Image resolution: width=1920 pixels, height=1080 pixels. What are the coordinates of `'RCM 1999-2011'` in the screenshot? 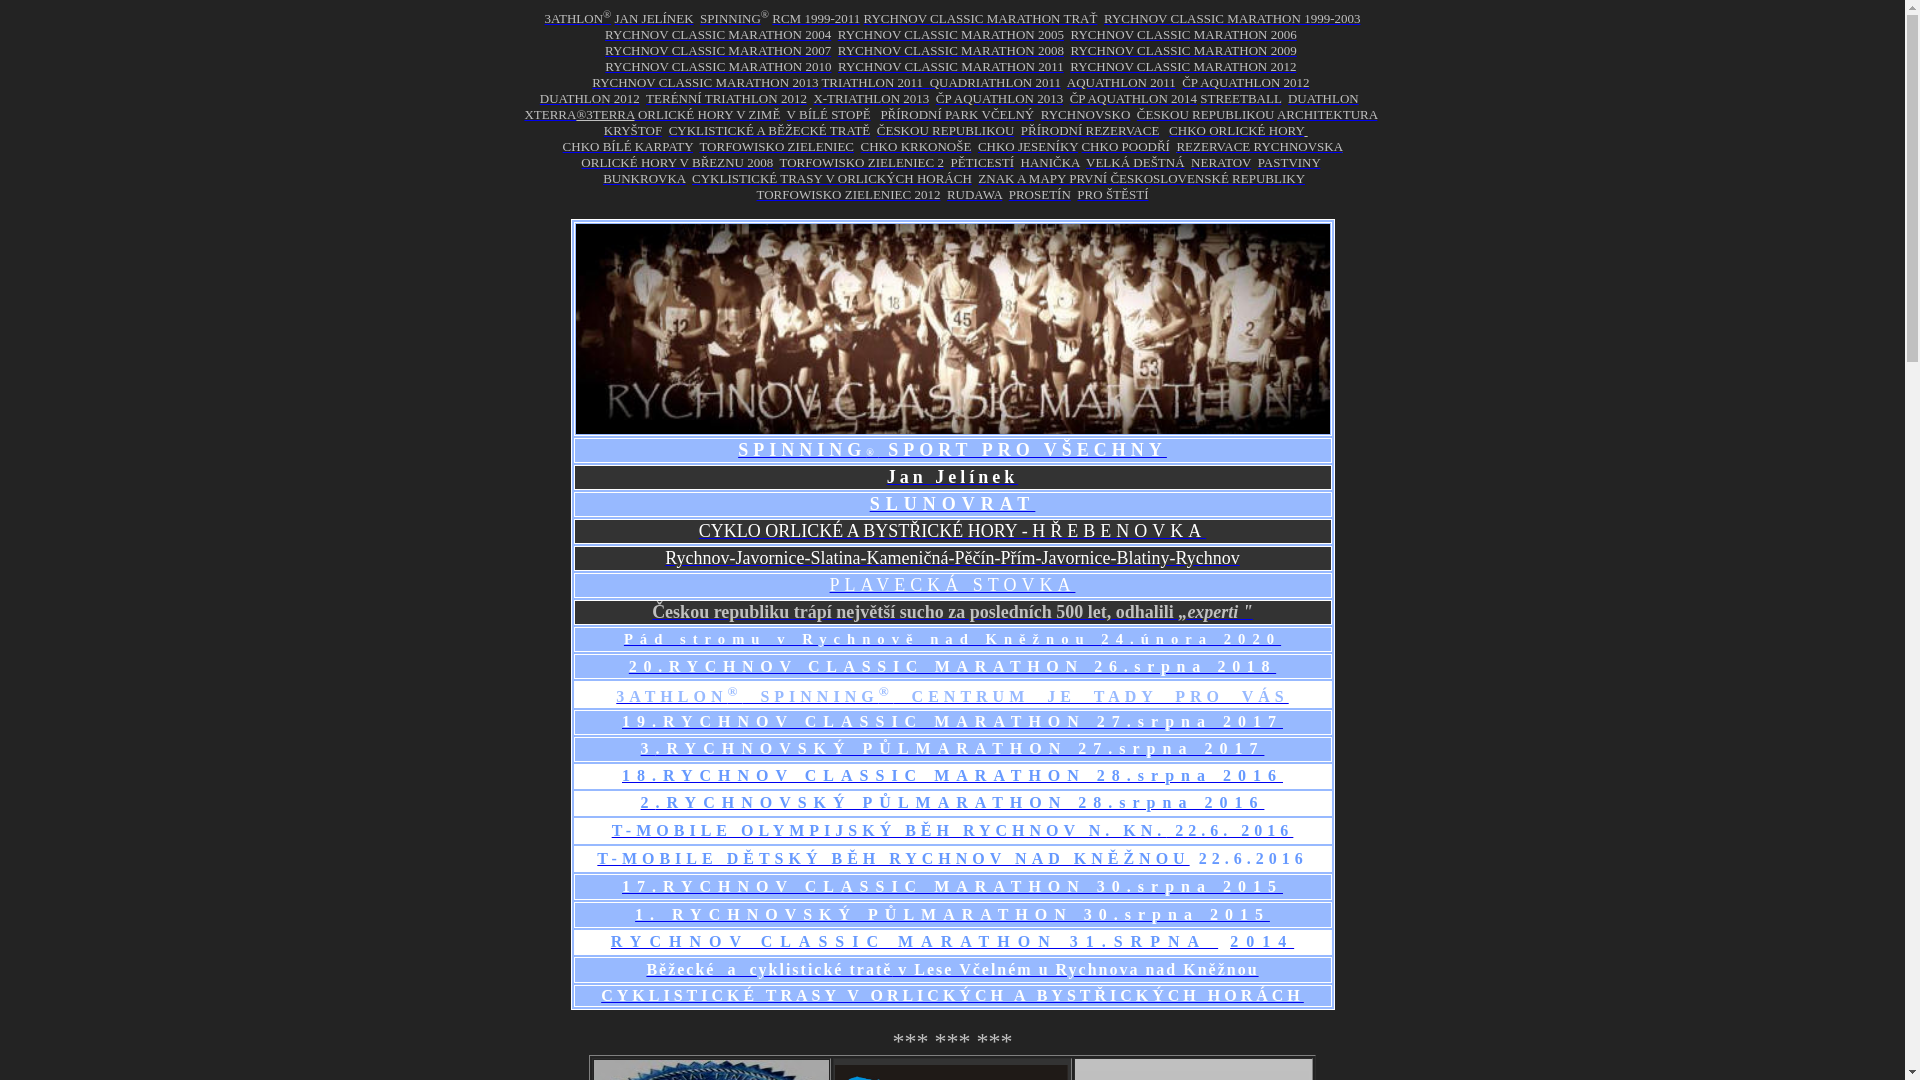 It's located at (816, 18).